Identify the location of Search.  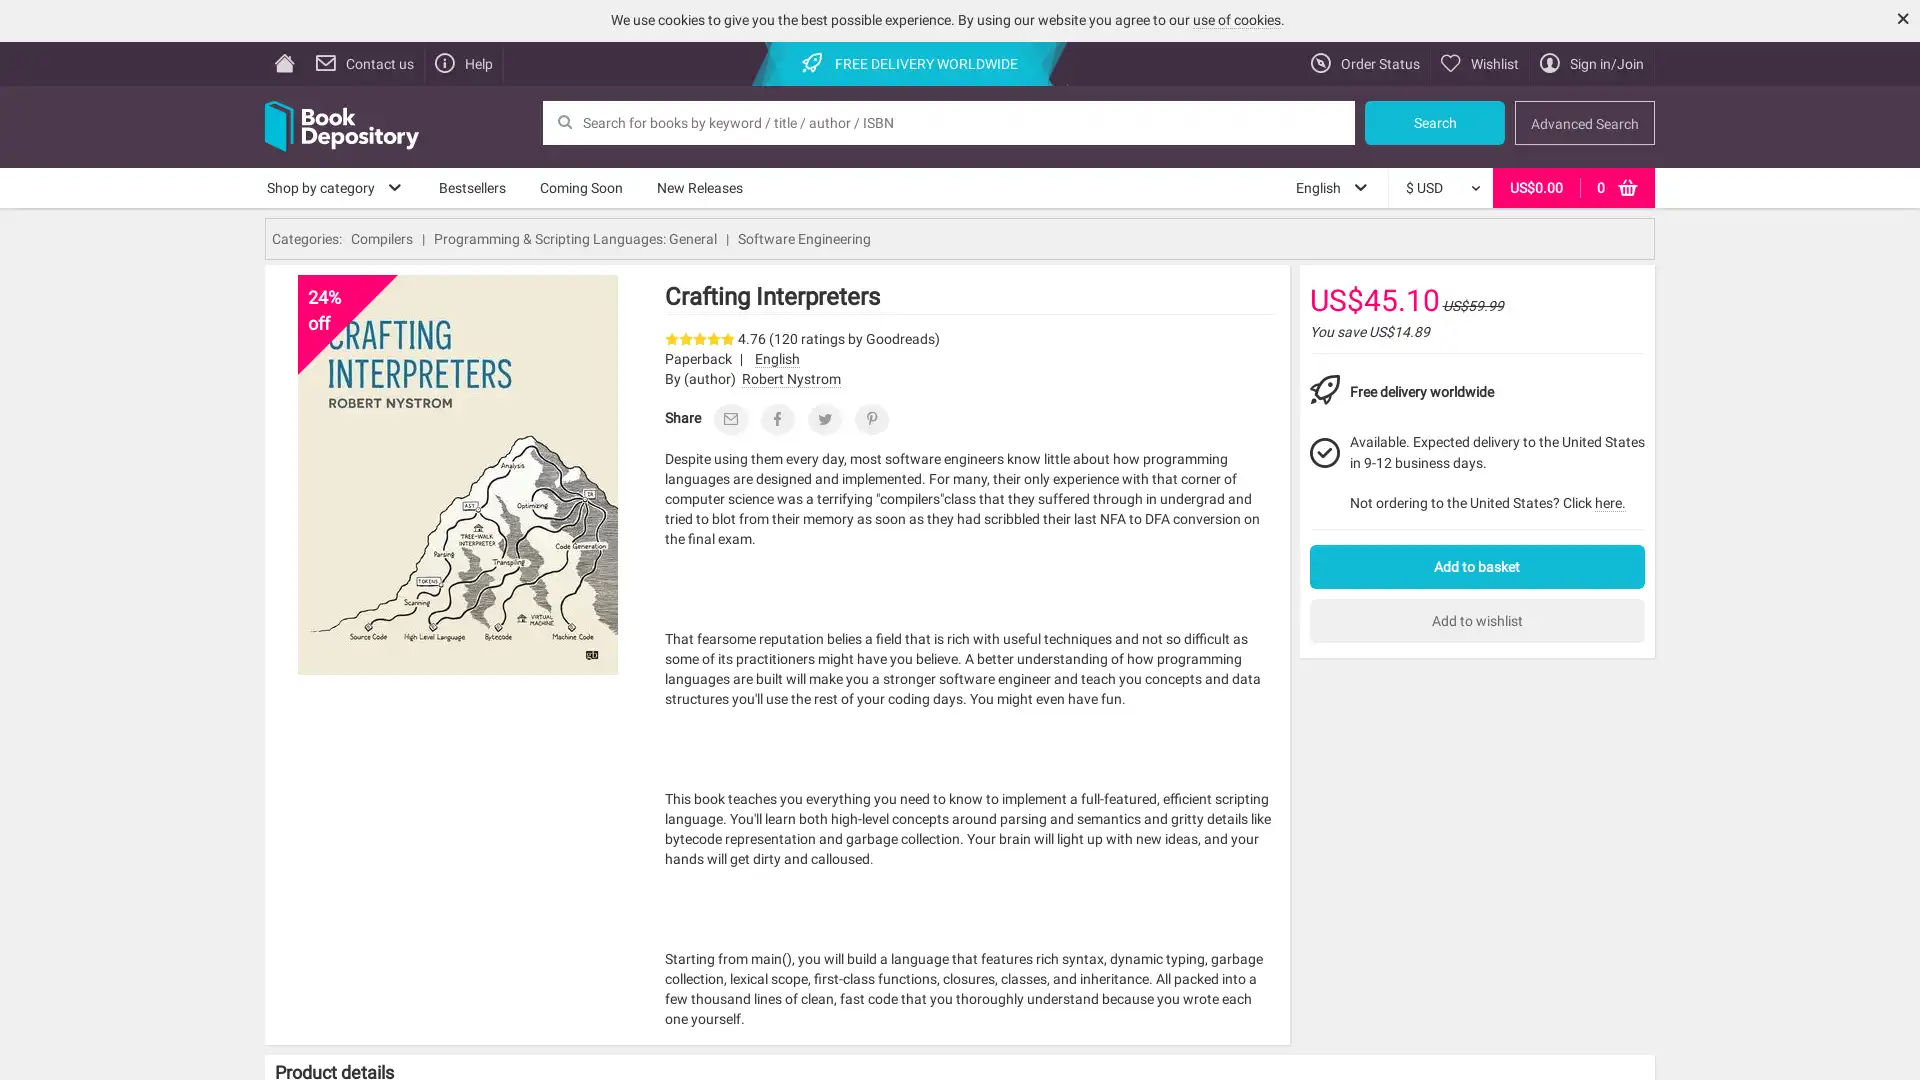
(1434, 122).